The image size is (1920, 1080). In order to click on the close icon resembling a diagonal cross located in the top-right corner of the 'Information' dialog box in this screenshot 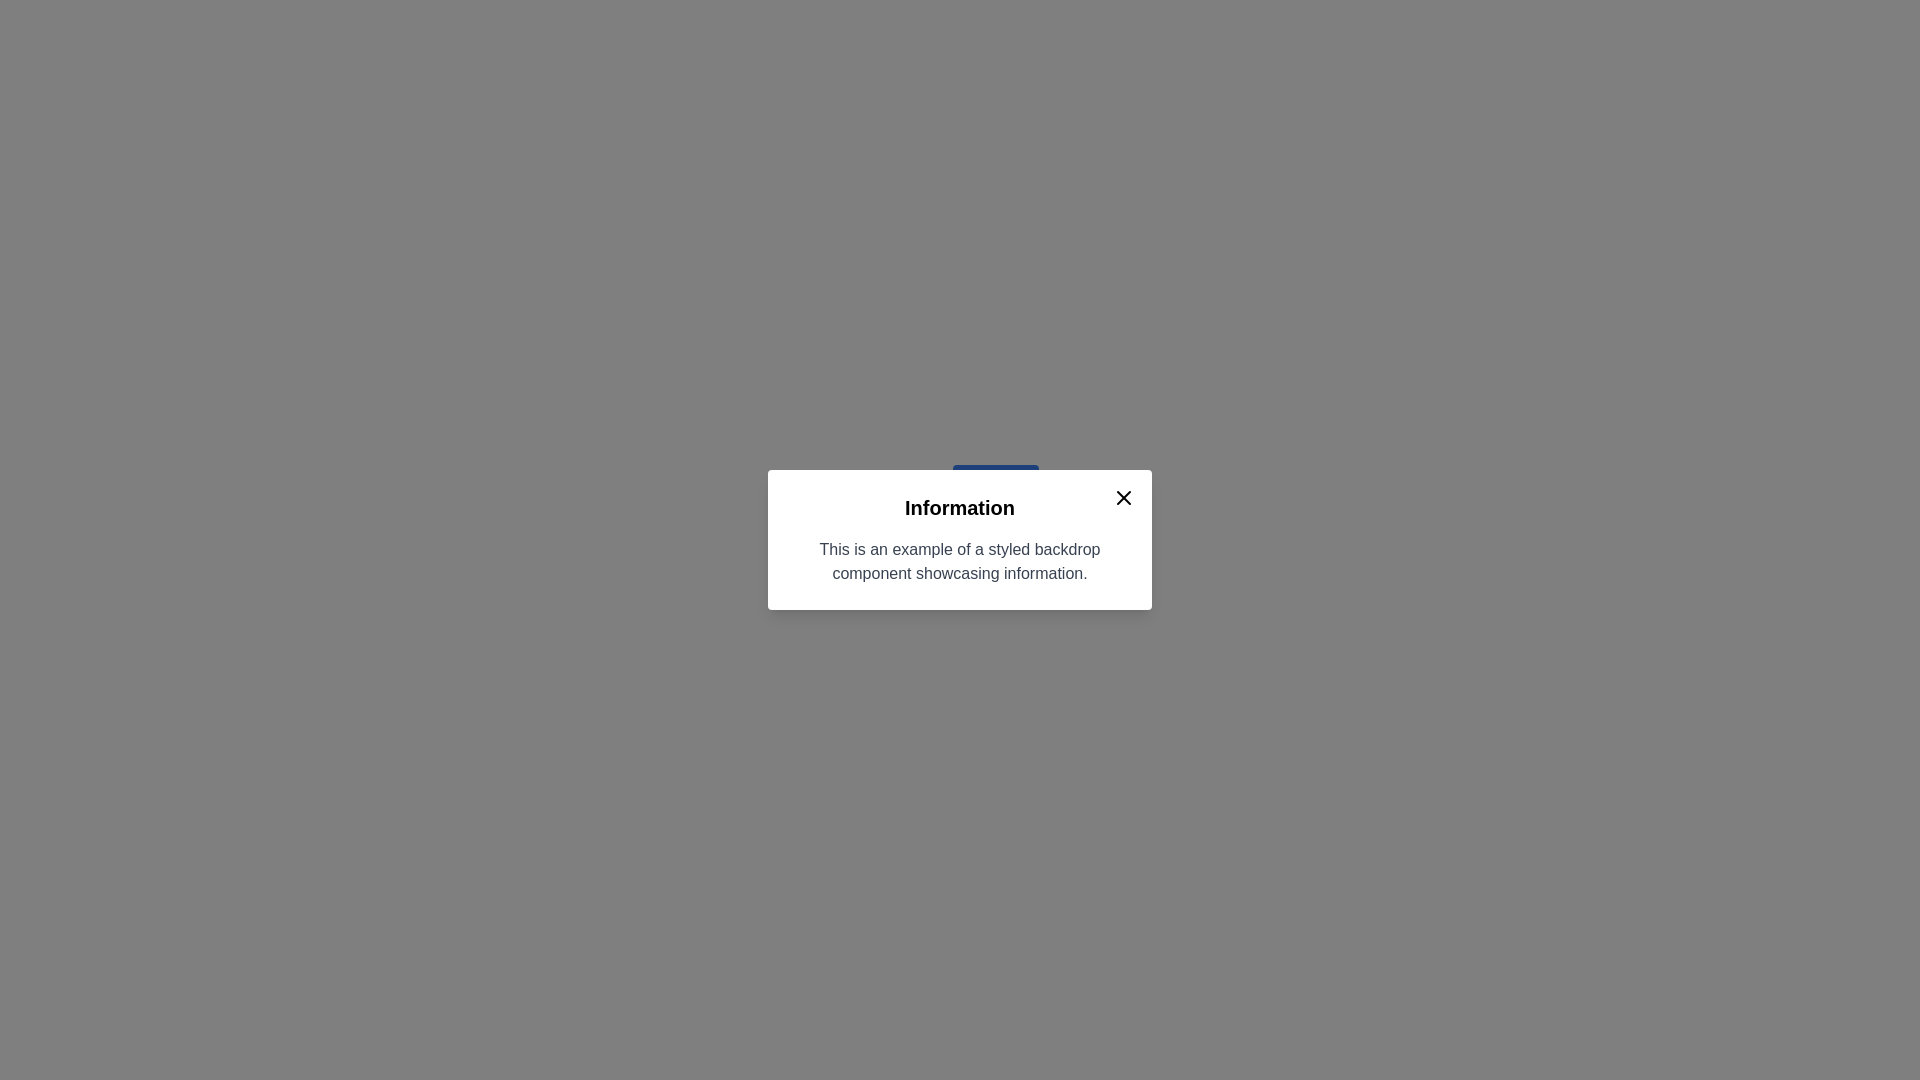, I will do `click(1123, 496)`.